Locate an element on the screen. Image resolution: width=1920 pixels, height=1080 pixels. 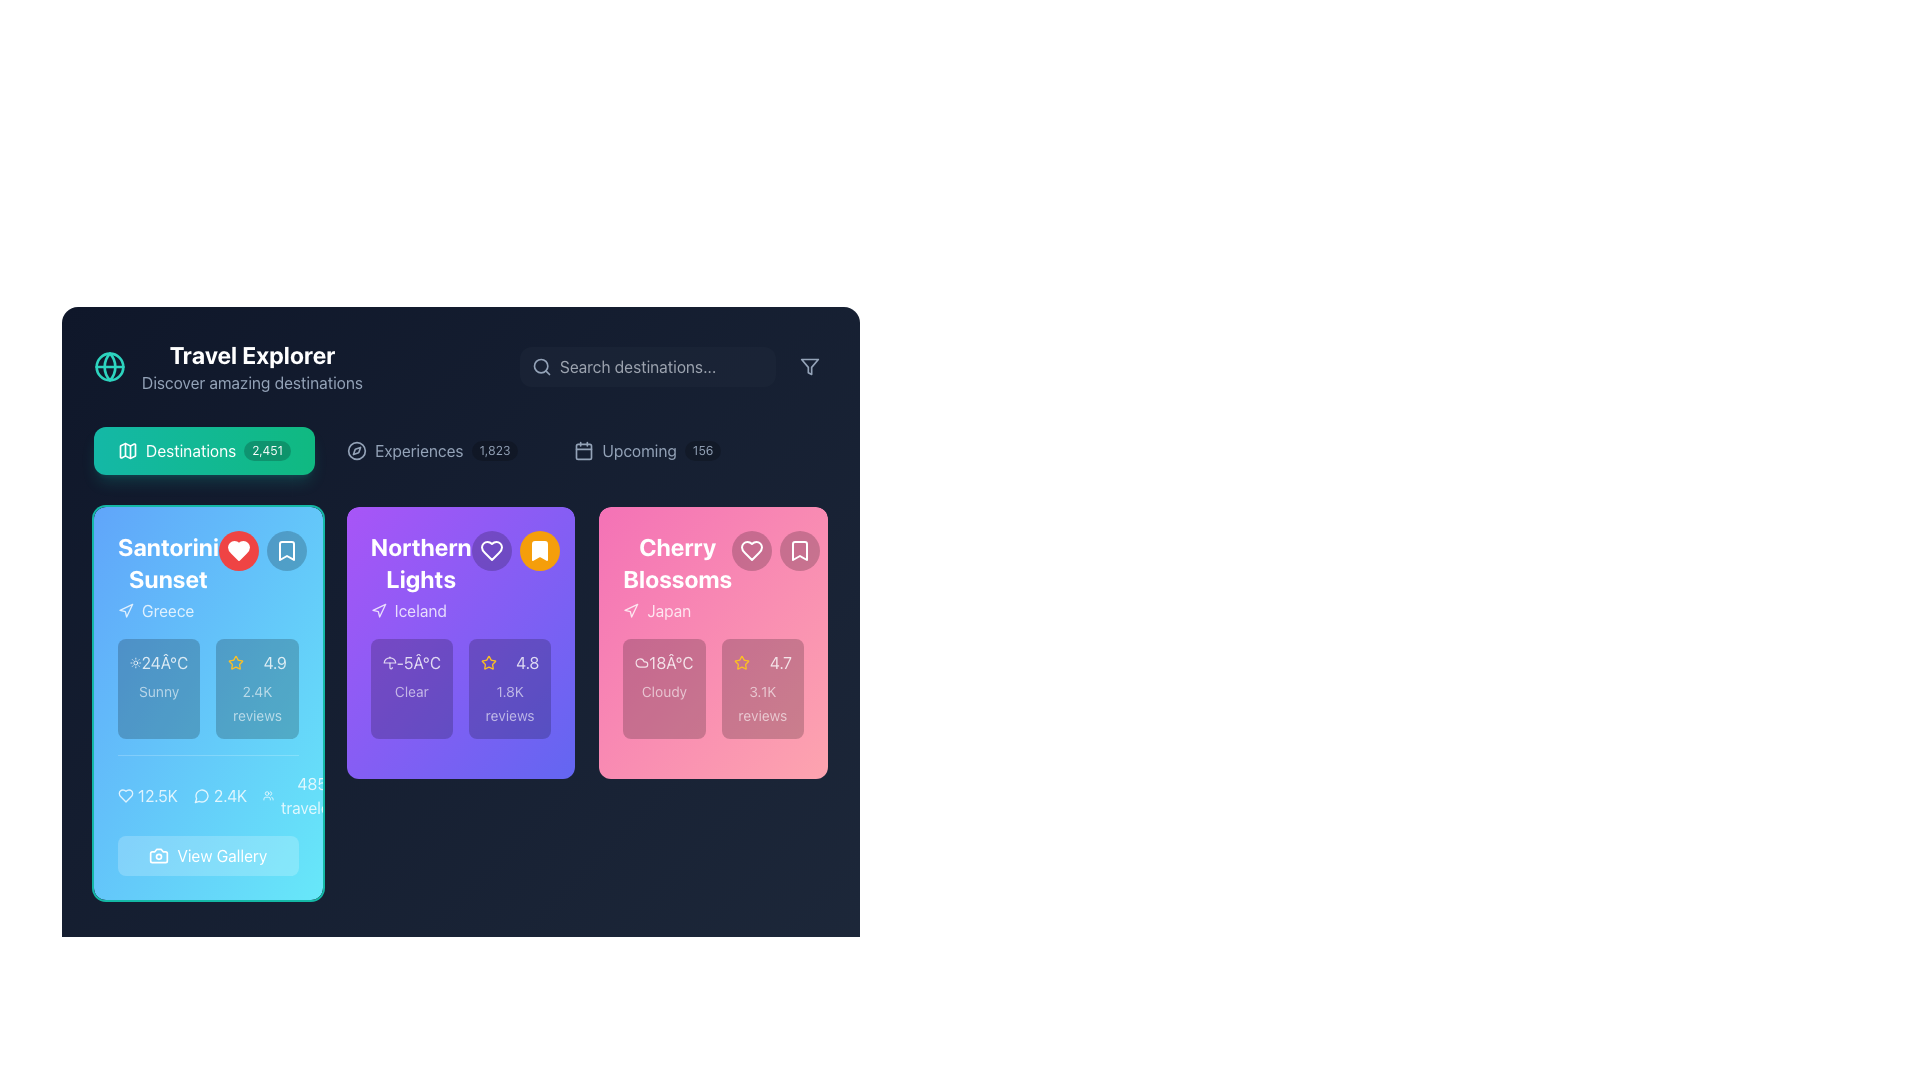
the Text label indicating the country associated with the travel destination in the 'Cherry Blossoms' card, located in the third column from the left, near the bottom of the card under the title is located at coordinates (677, 609).